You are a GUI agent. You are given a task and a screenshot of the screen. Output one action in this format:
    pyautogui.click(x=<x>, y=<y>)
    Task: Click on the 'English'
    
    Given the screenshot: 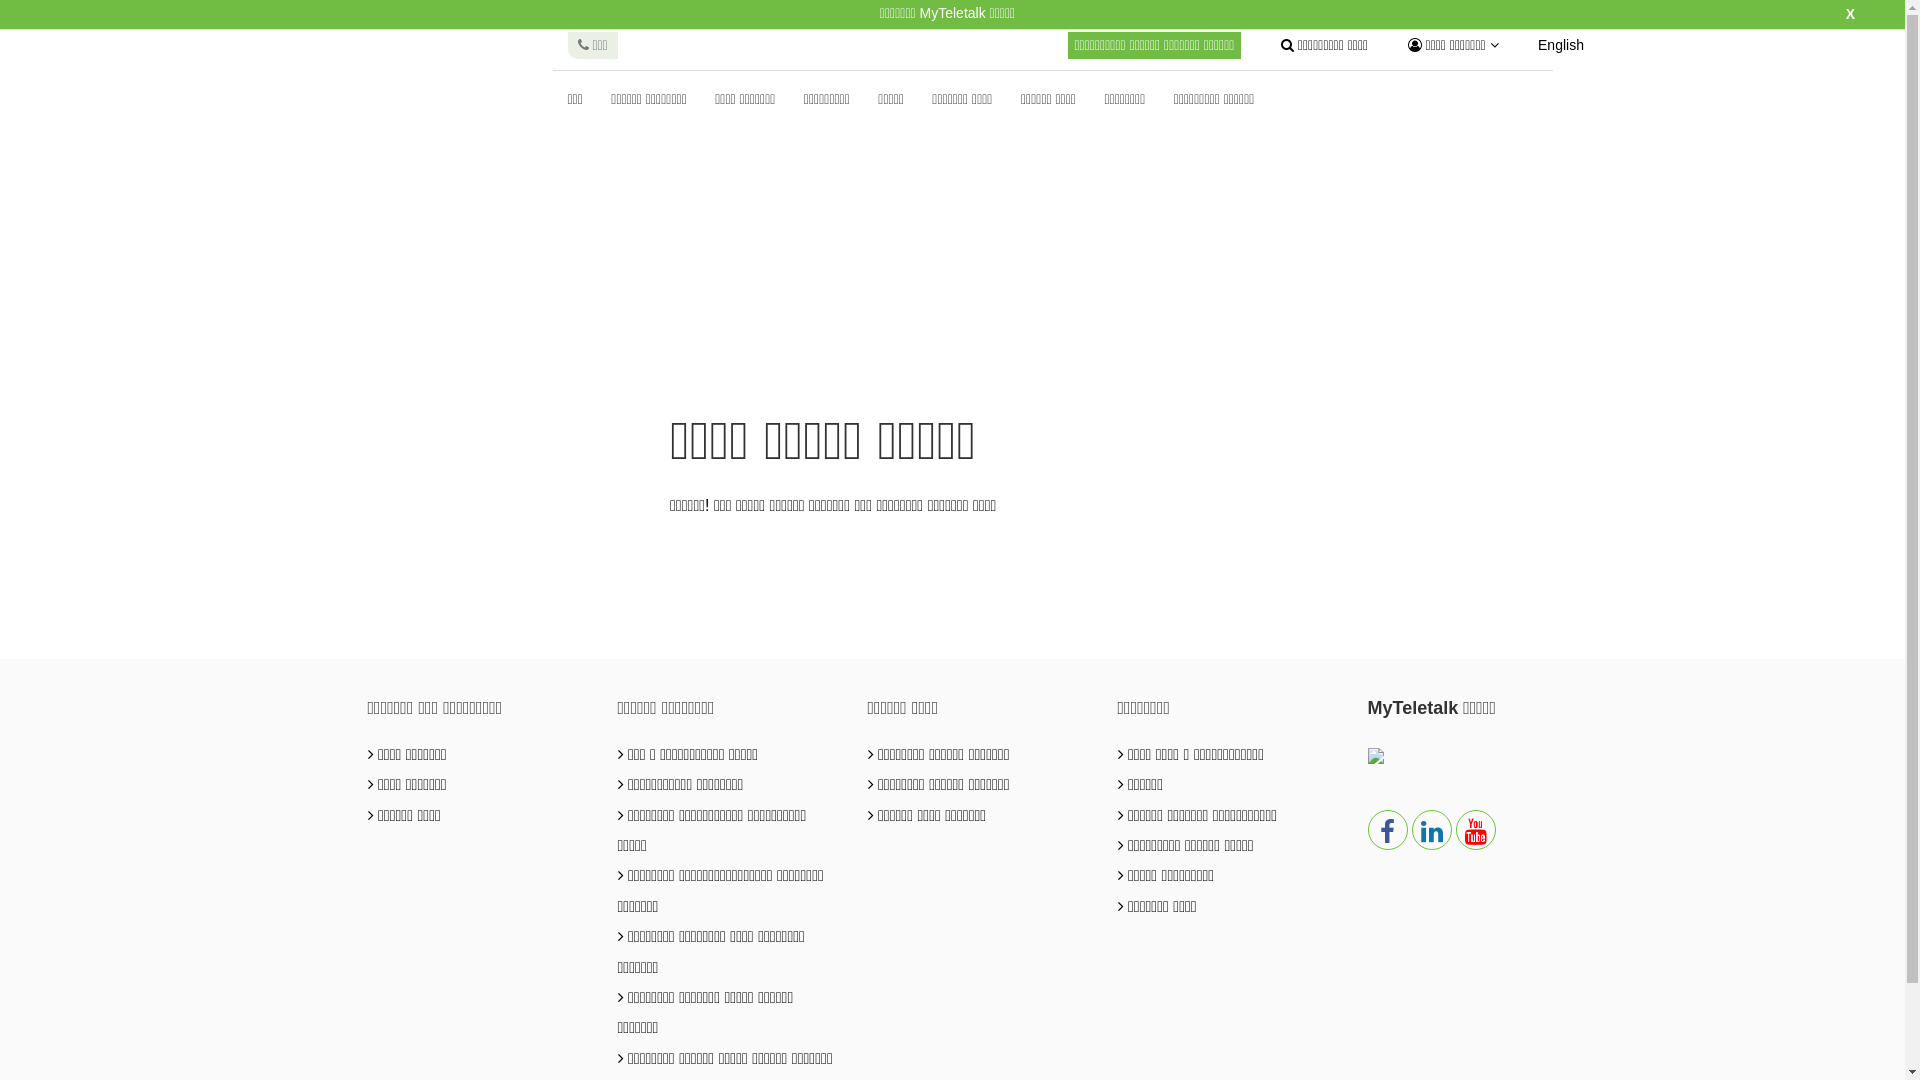 What is the action you would take?
    pyautogui.click(x=1559, y=45)
    